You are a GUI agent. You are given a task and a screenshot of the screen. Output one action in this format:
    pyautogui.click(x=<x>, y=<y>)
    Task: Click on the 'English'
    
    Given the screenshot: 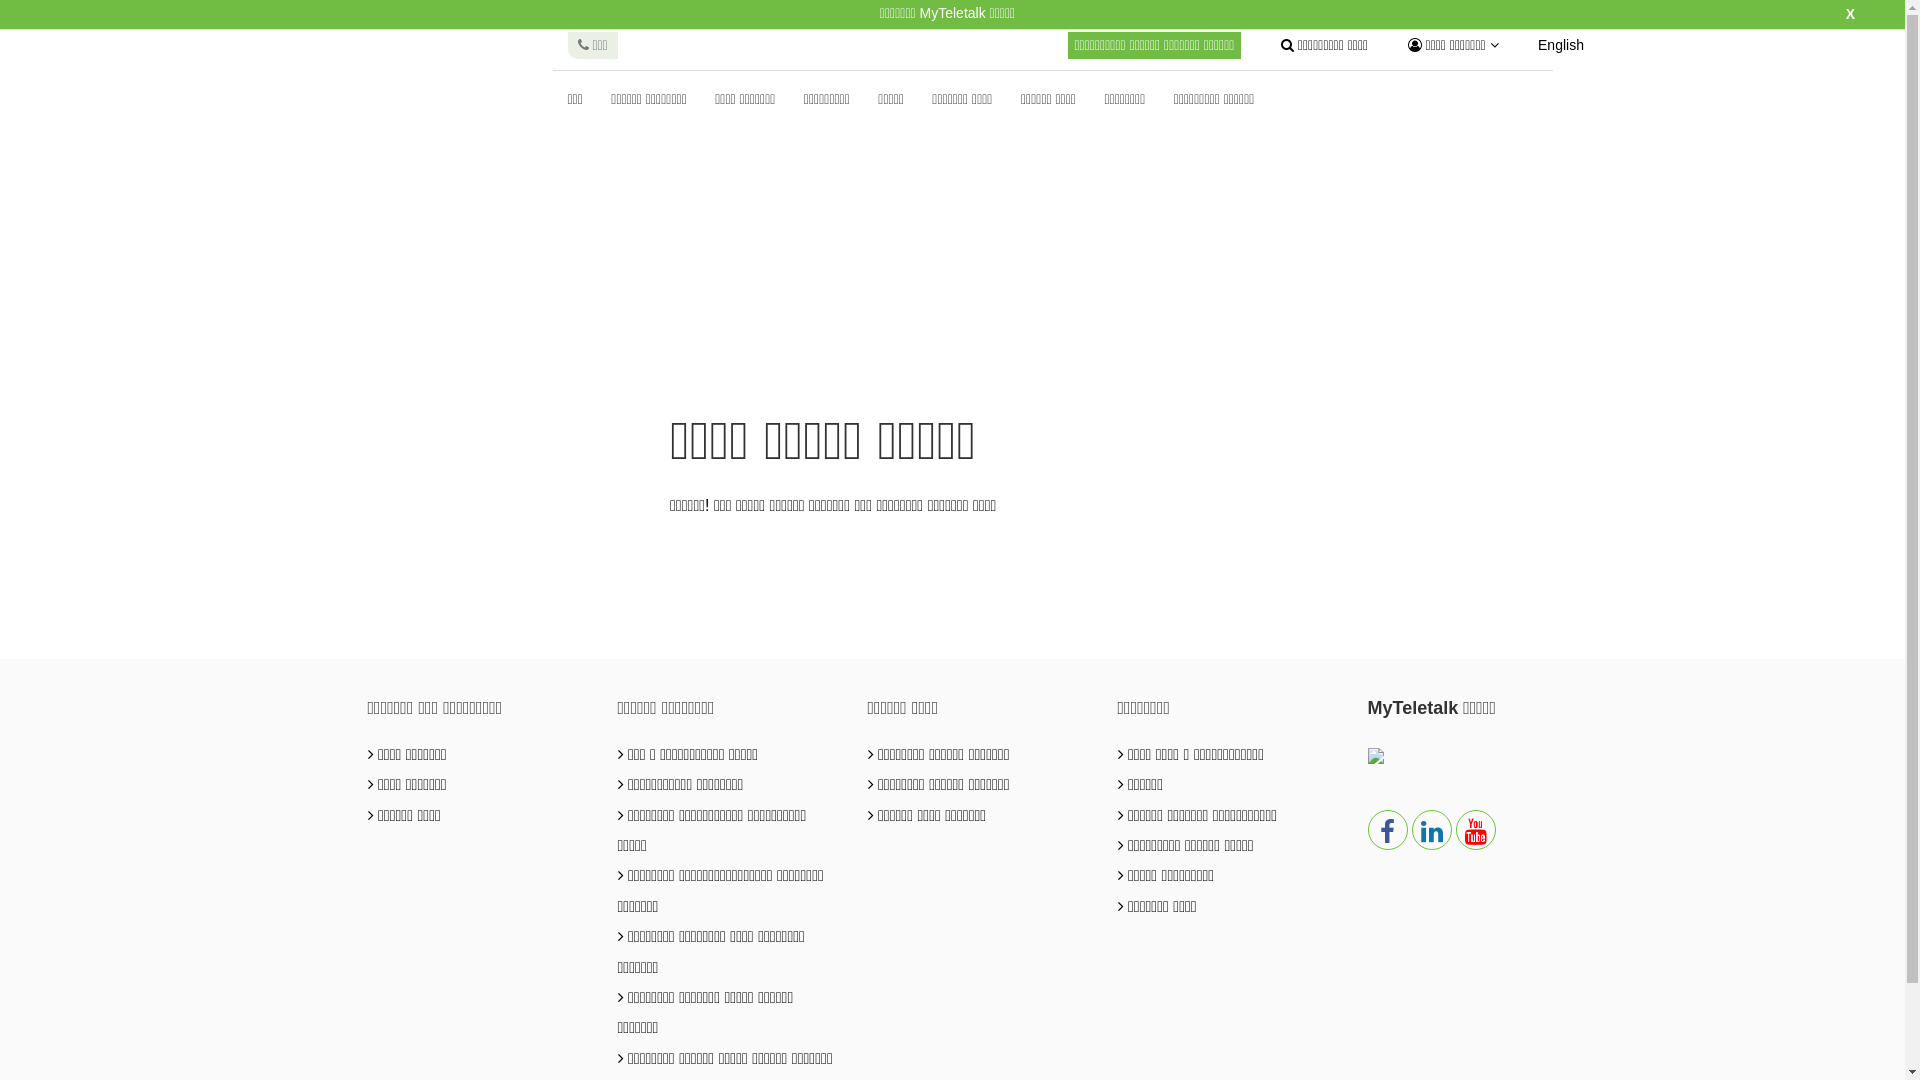 What is the action you would take?
    pyautogui.click(x=1559, y=45)
    